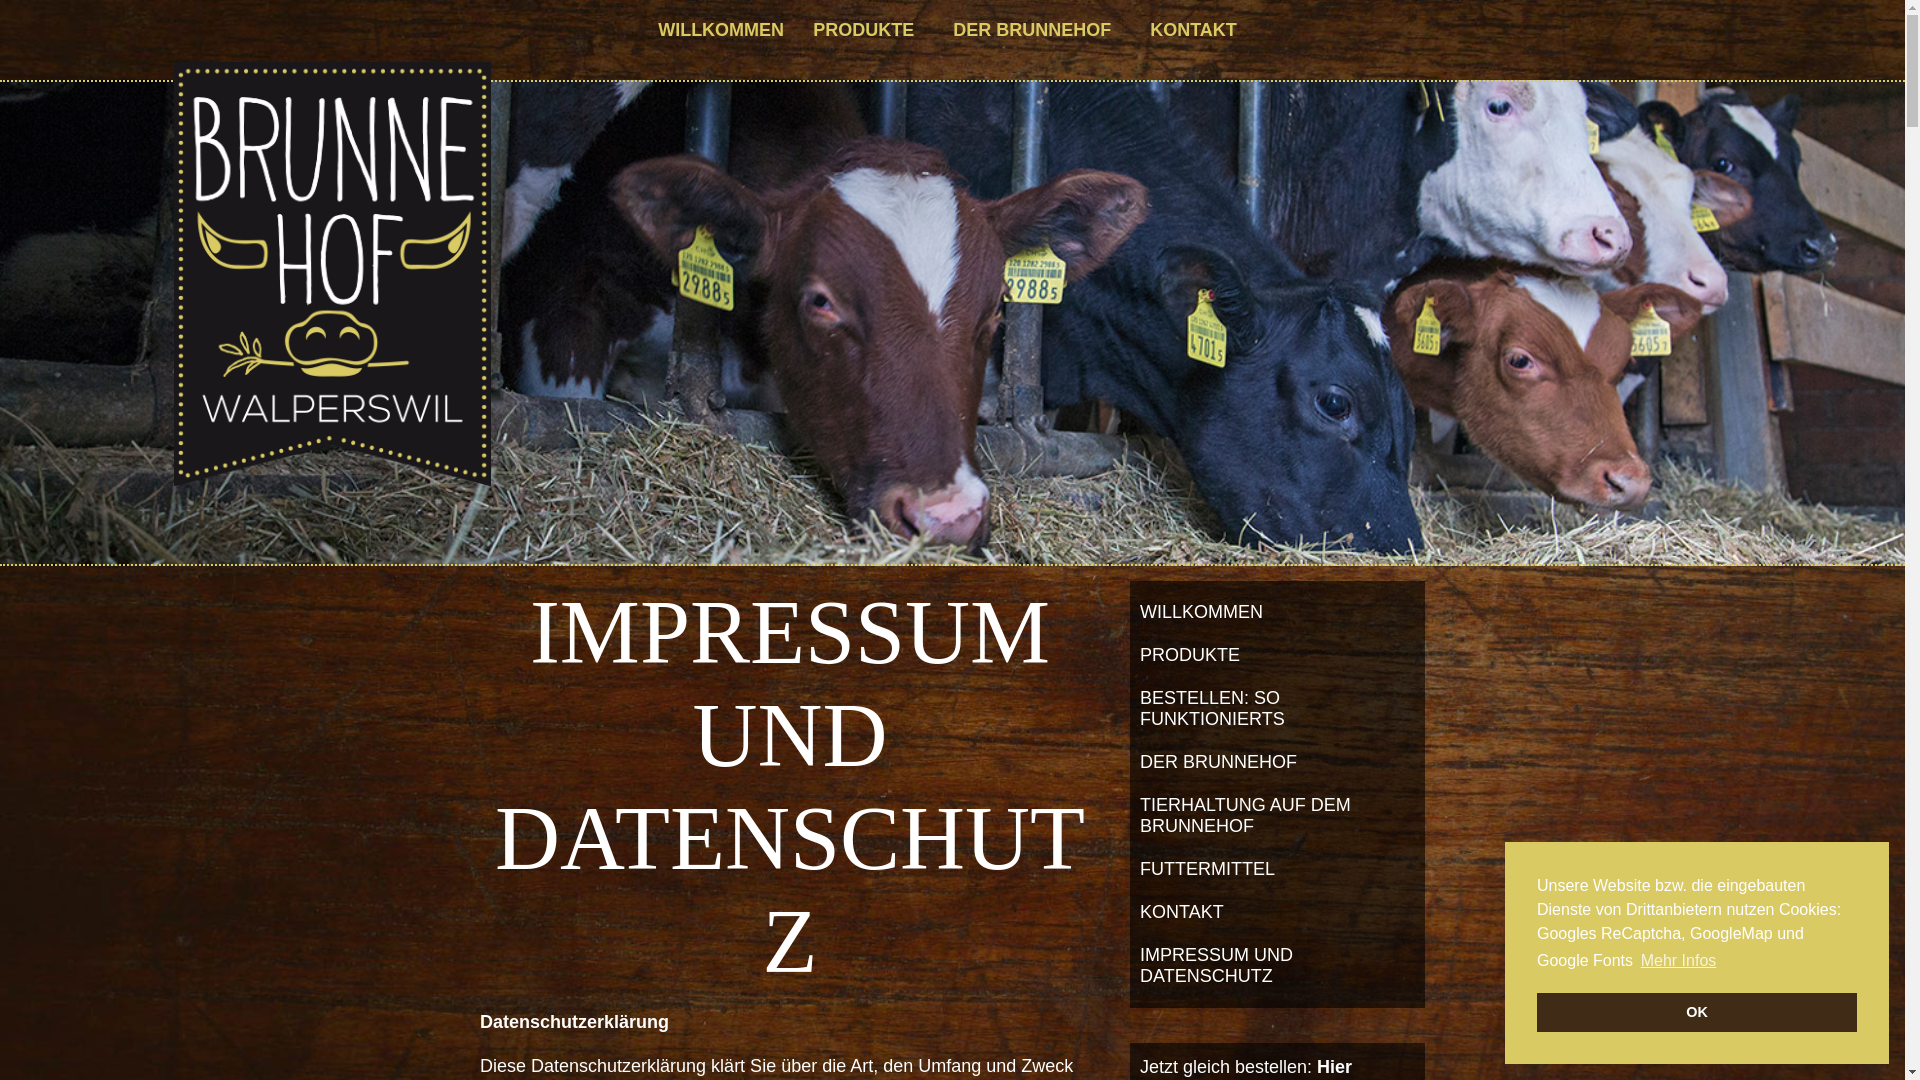 Image resolution: width=1920 pixels, height=1080 pixels. I want to click on 'TIERHALTUNG AUF DEM BRUNNEHOF', so click(1276, 816).